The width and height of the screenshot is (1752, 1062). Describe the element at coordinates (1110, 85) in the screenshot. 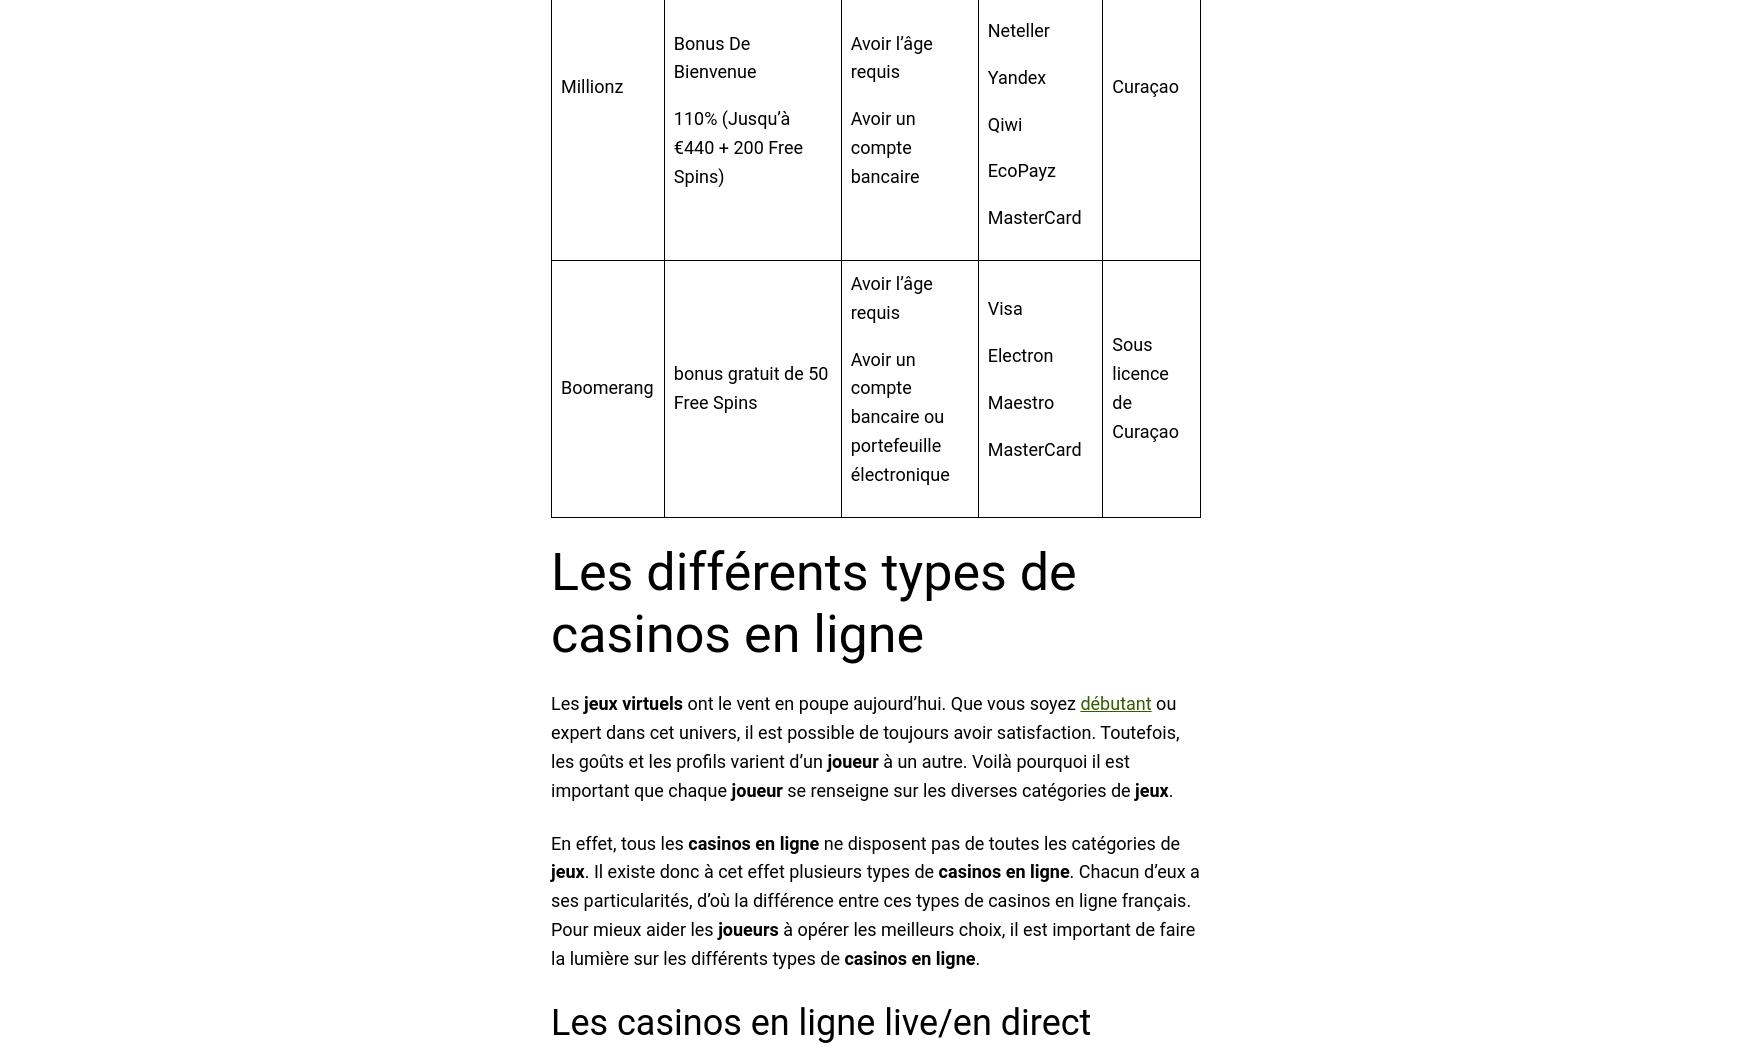

I see `'Curaçao'` at that location.